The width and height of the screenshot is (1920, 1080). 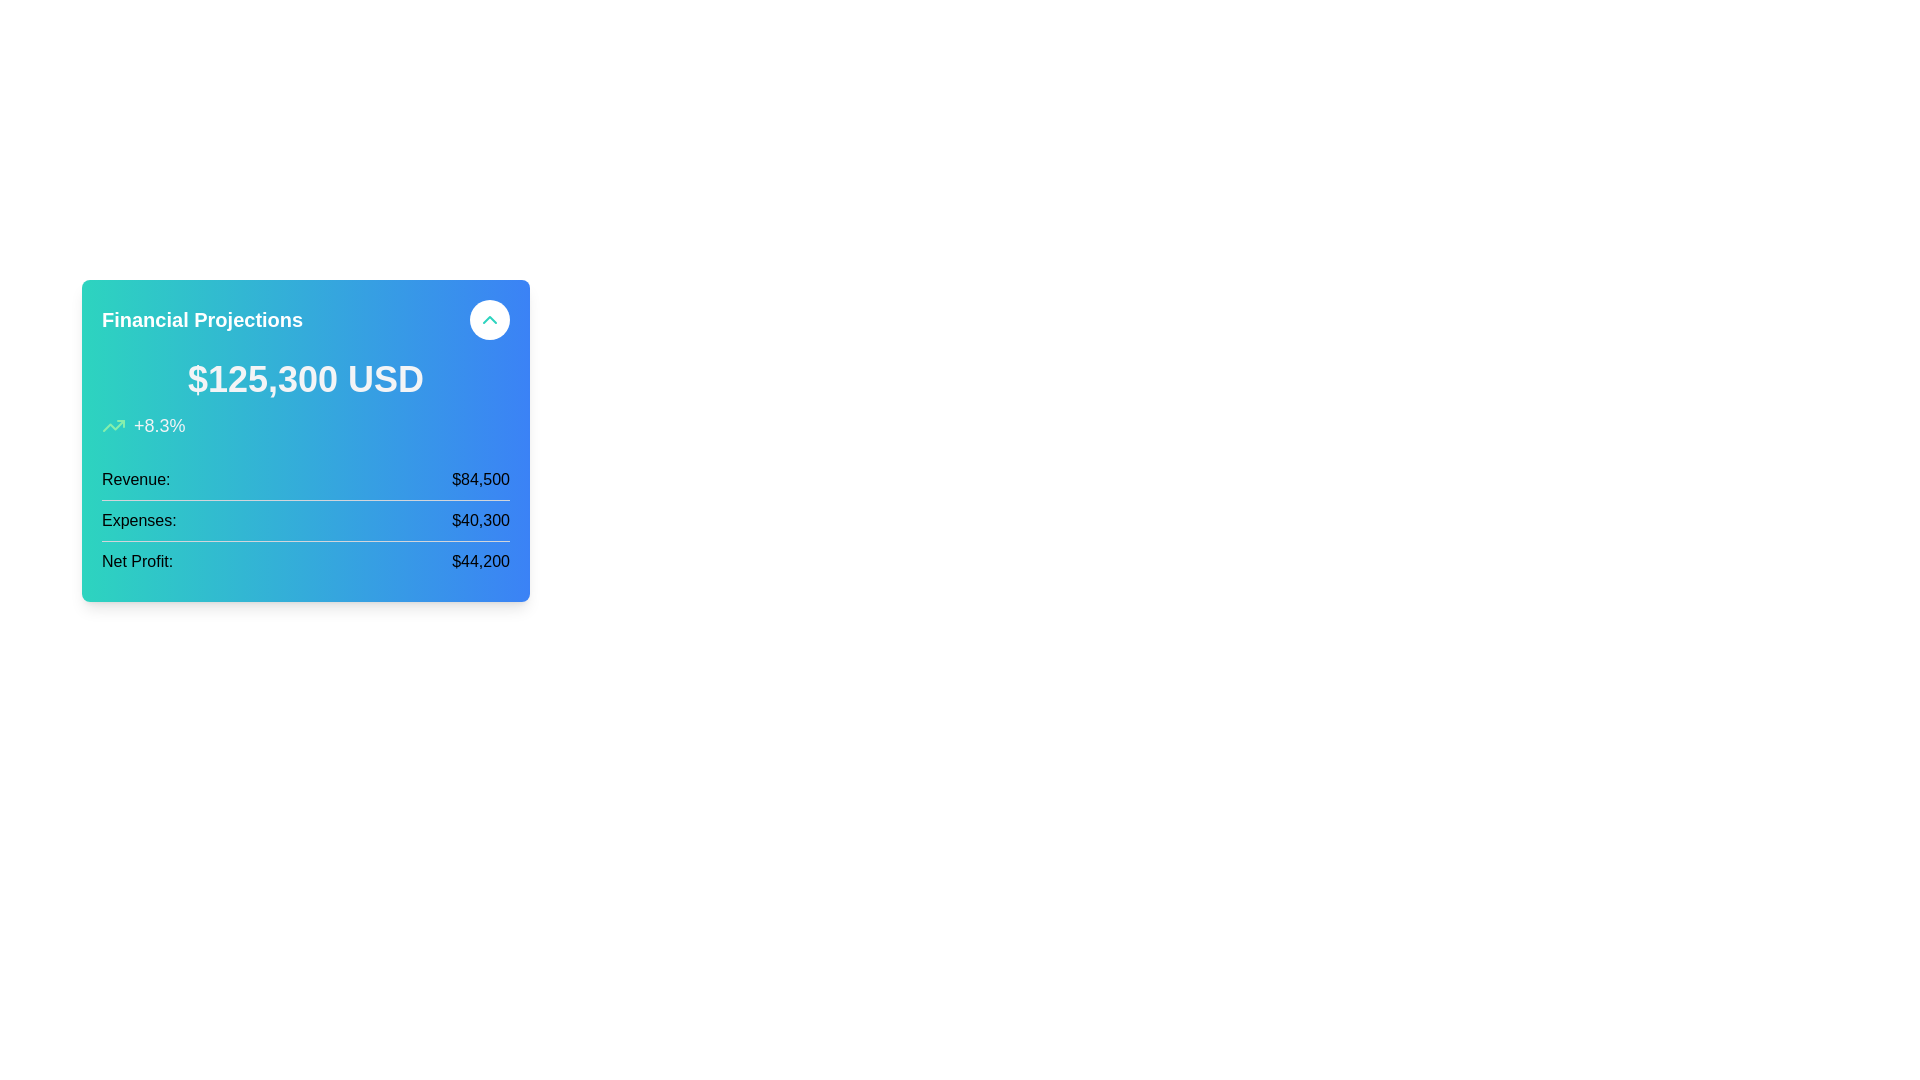 I want to click on the green upward trend icon in the line chart, which is located near the top-right corner of the financial projections card, so click(x=113, y=424).